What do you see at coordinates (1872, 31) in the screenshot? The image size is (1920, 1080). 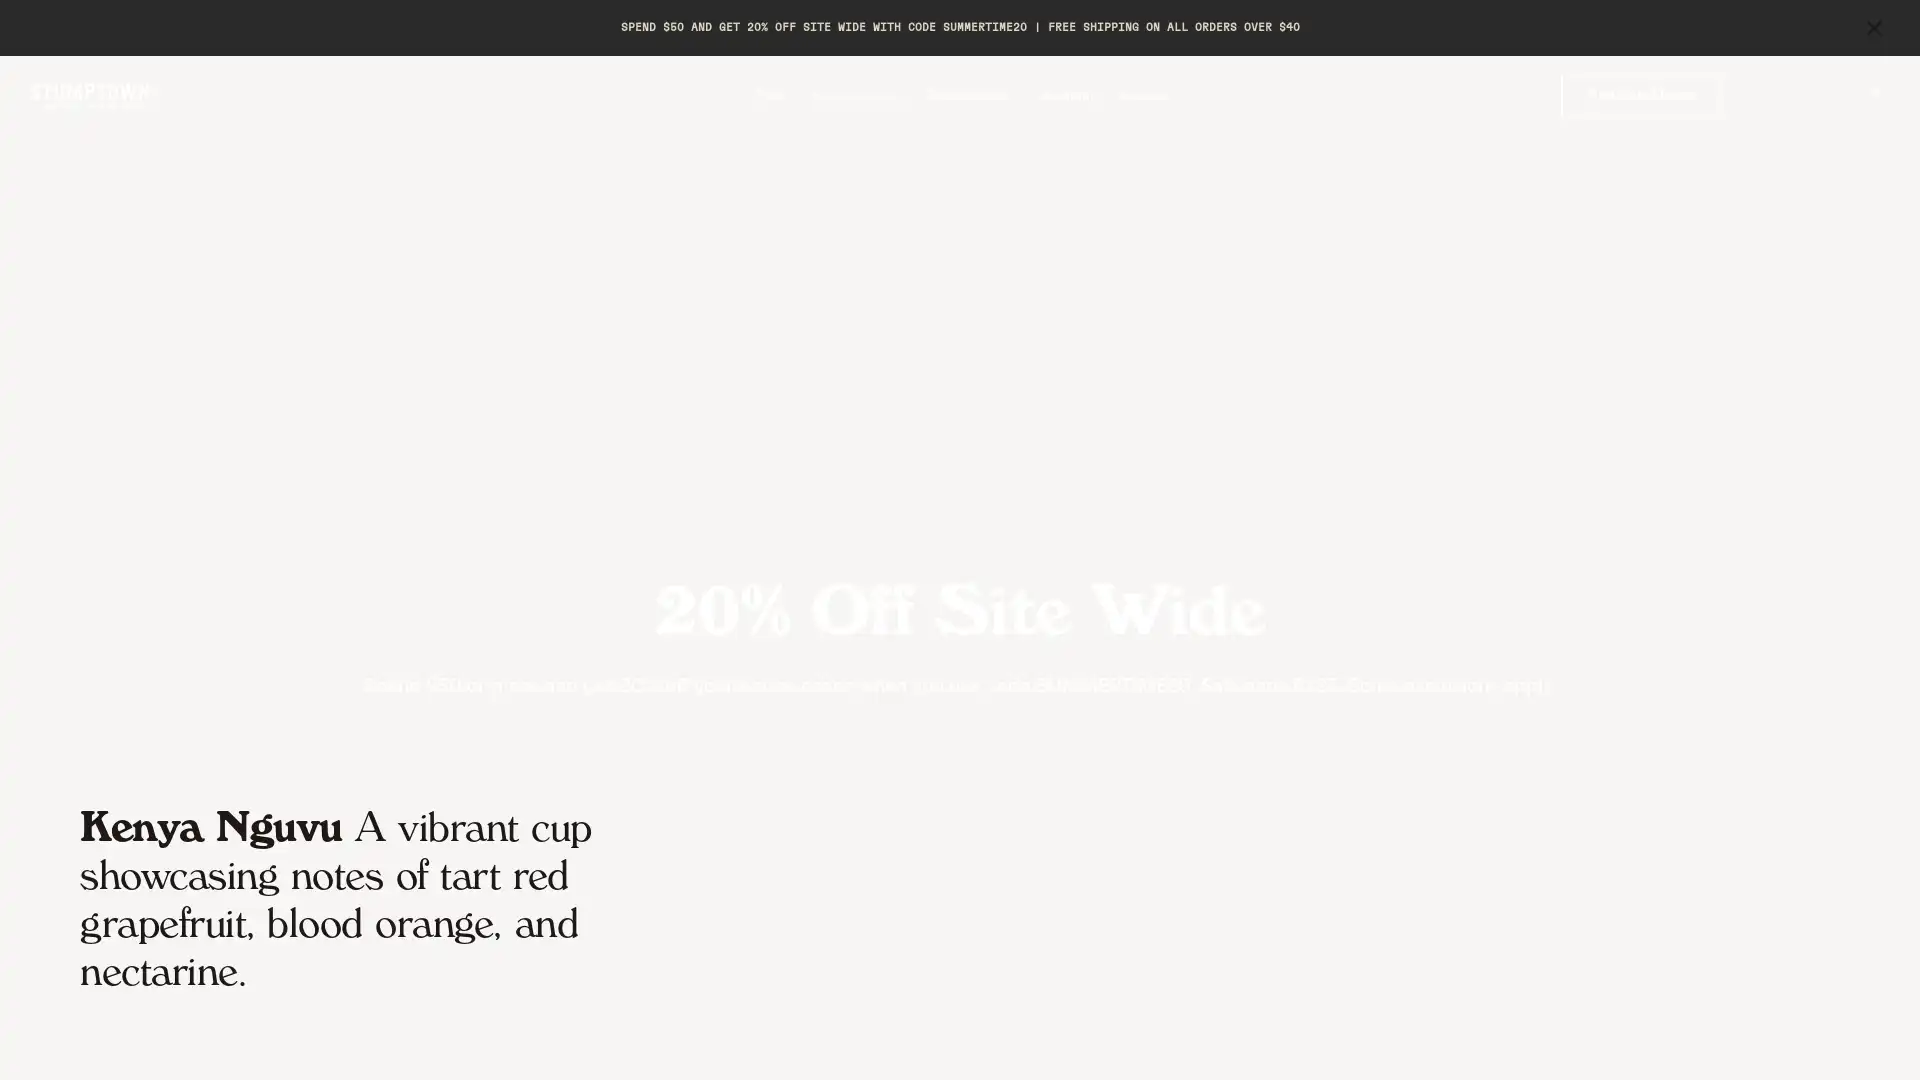 I see `close` at bounding box center [1872, 31].